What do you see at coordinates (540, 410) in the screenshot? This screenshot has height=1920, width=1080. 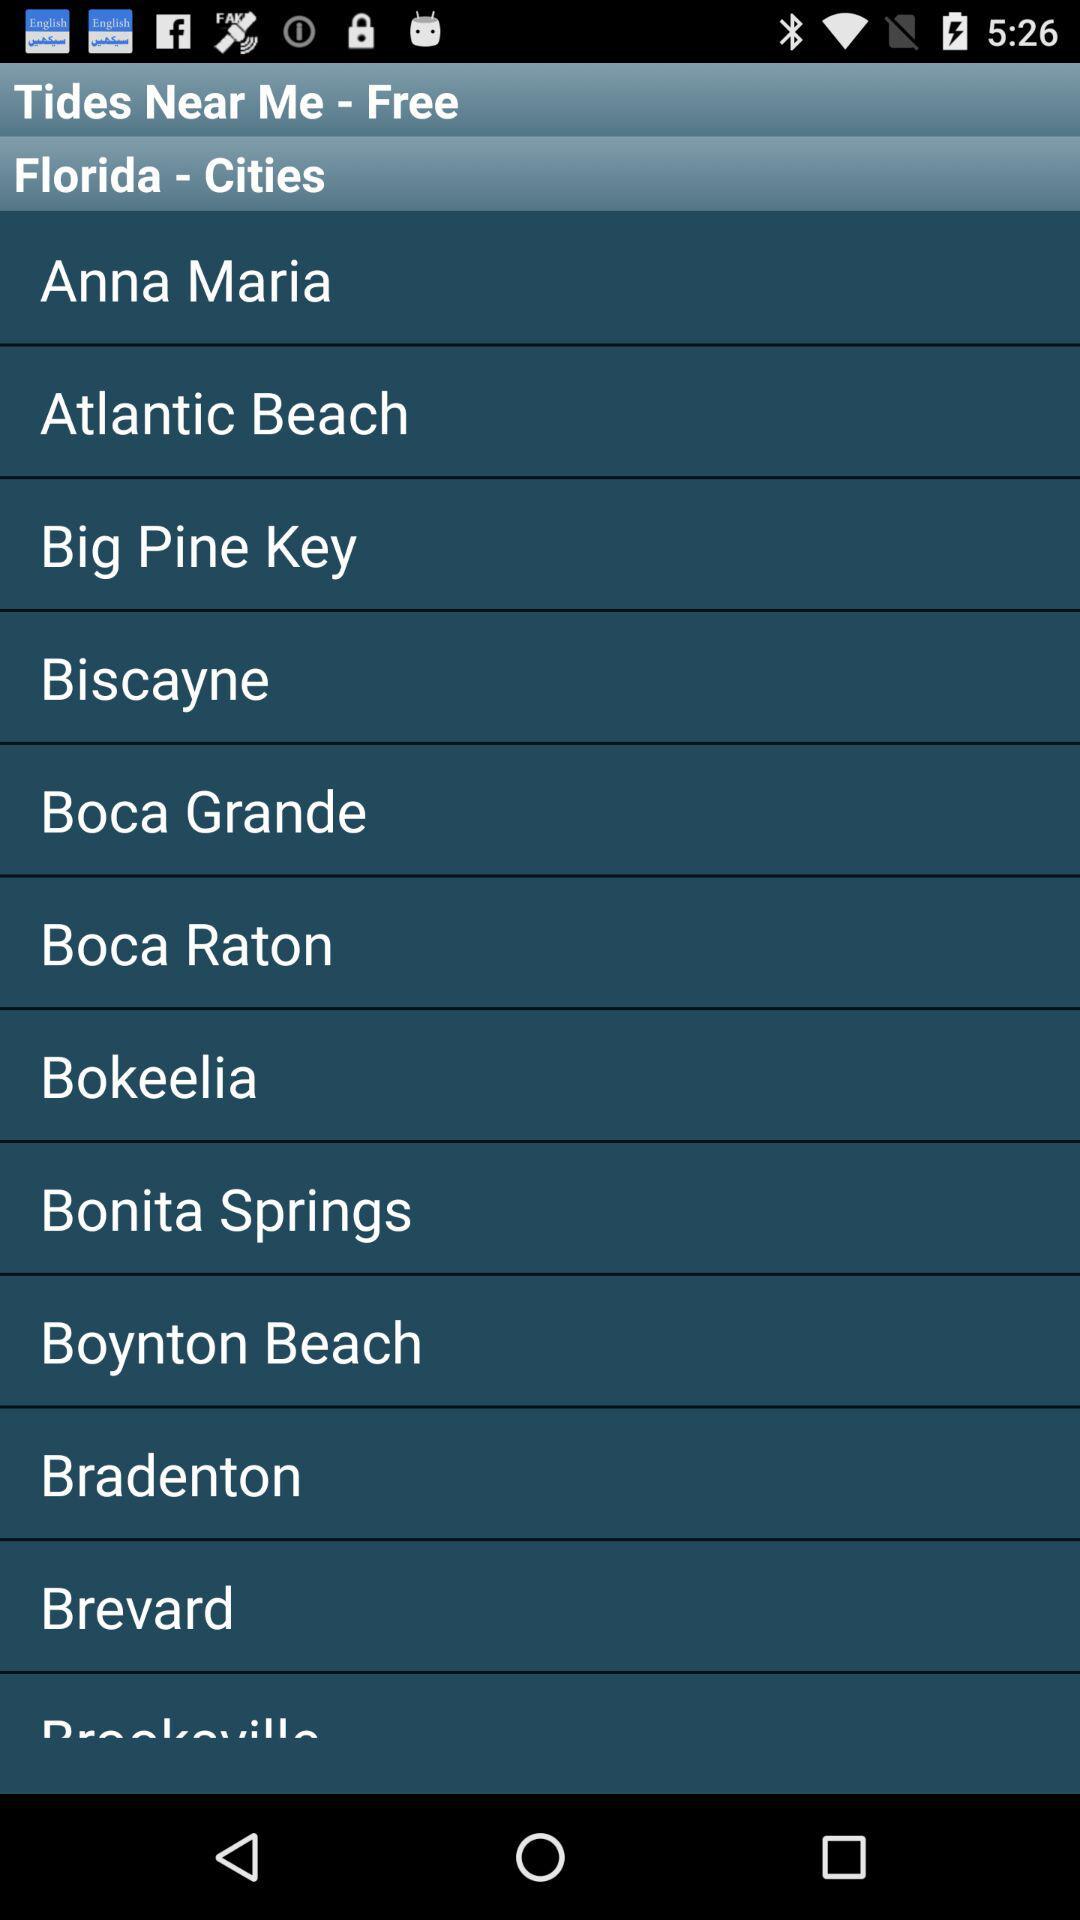 I see `icon below anna maria app` at bounding box center [540, 410].